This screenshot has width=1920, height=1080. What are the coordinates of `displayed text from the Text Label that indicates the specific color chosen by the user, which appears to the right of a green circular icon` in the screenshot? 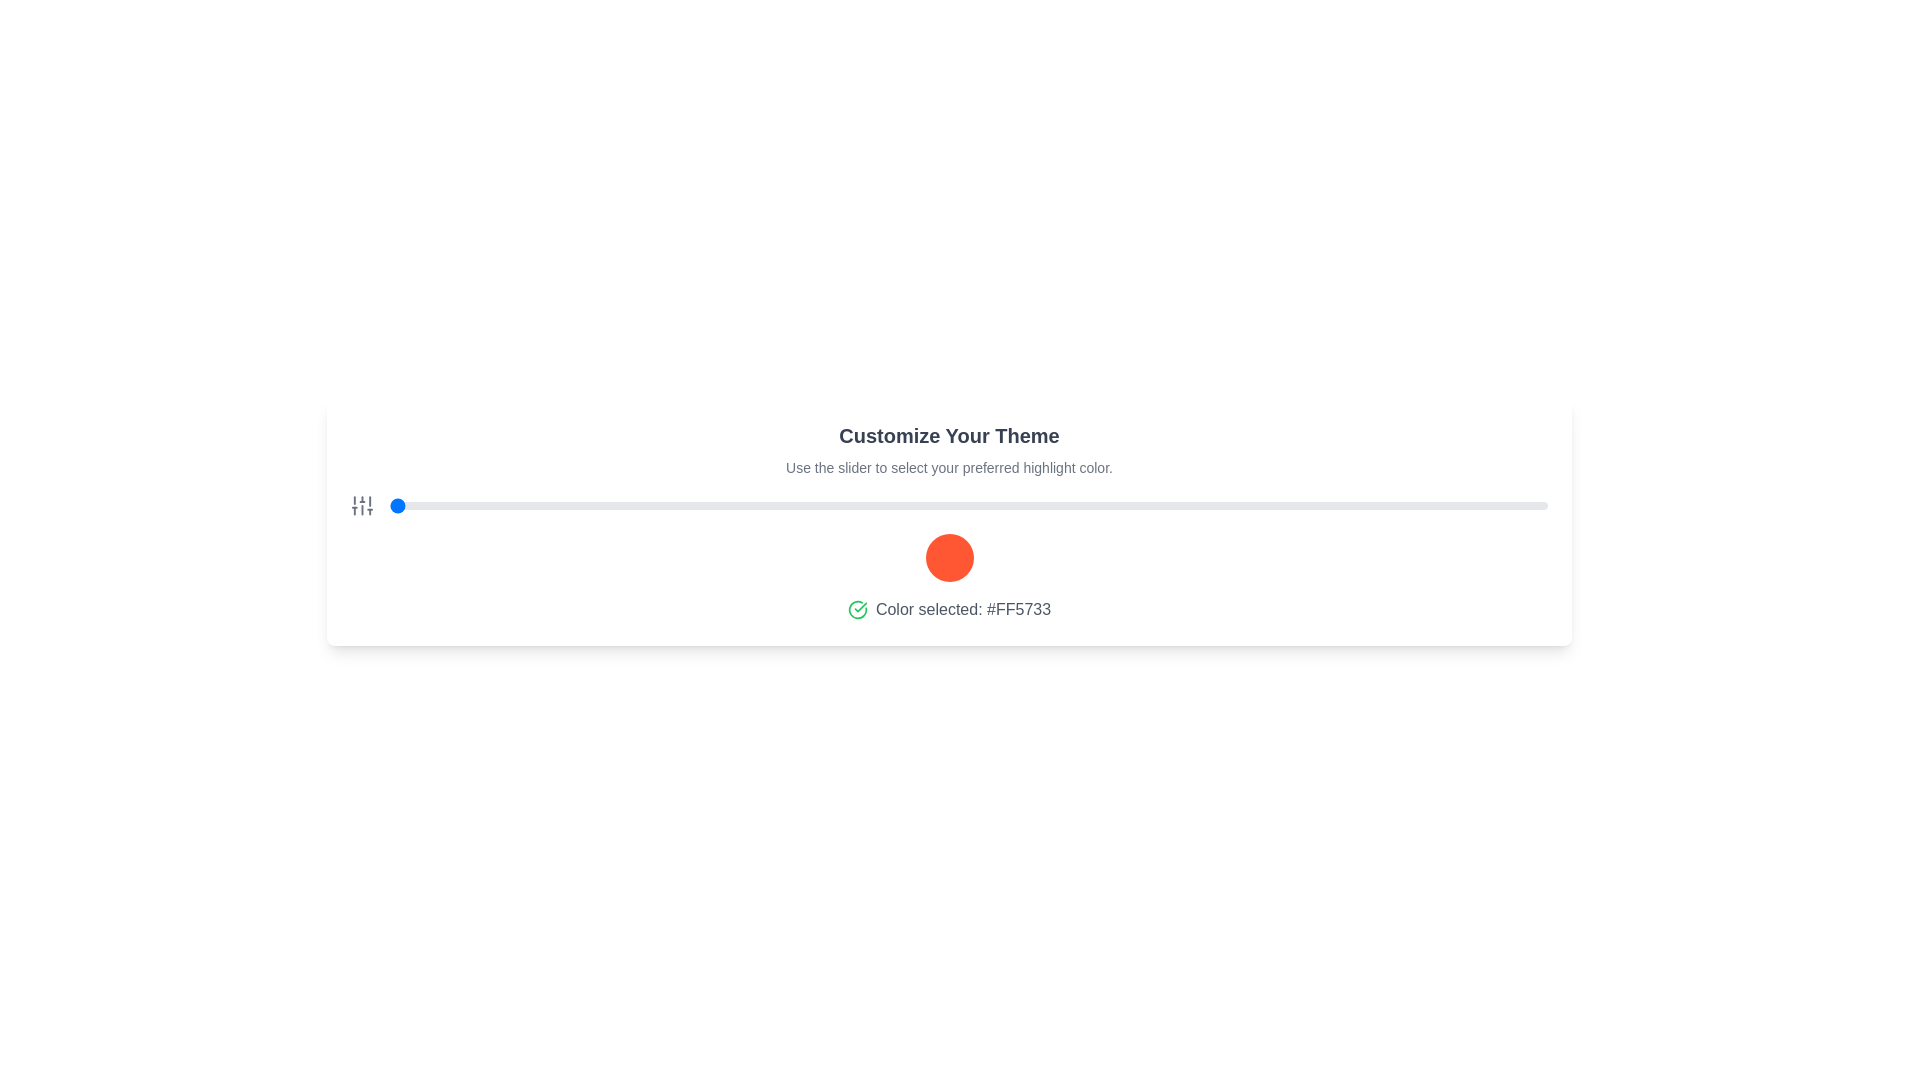 It's located at (963, 608).